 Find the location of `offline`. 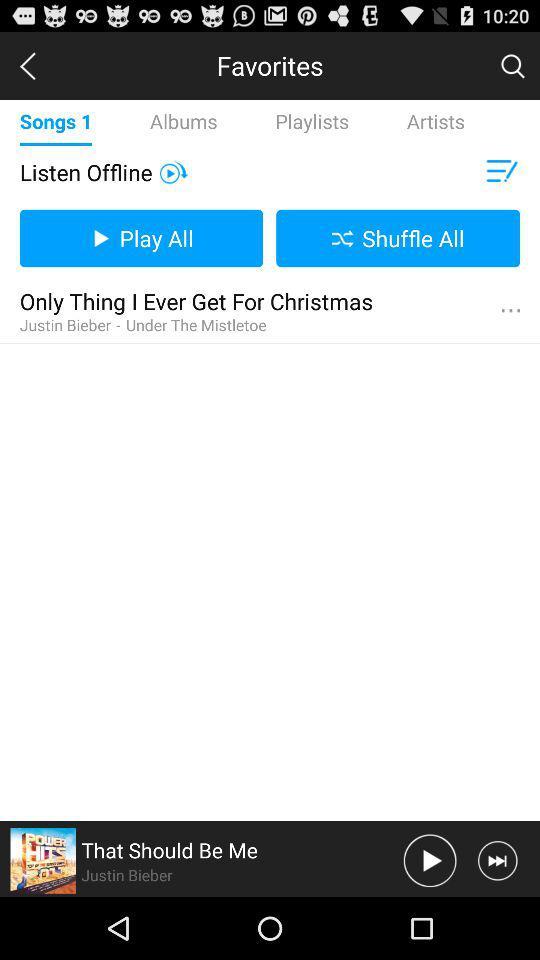

offline is located at coordinates (173, 171).